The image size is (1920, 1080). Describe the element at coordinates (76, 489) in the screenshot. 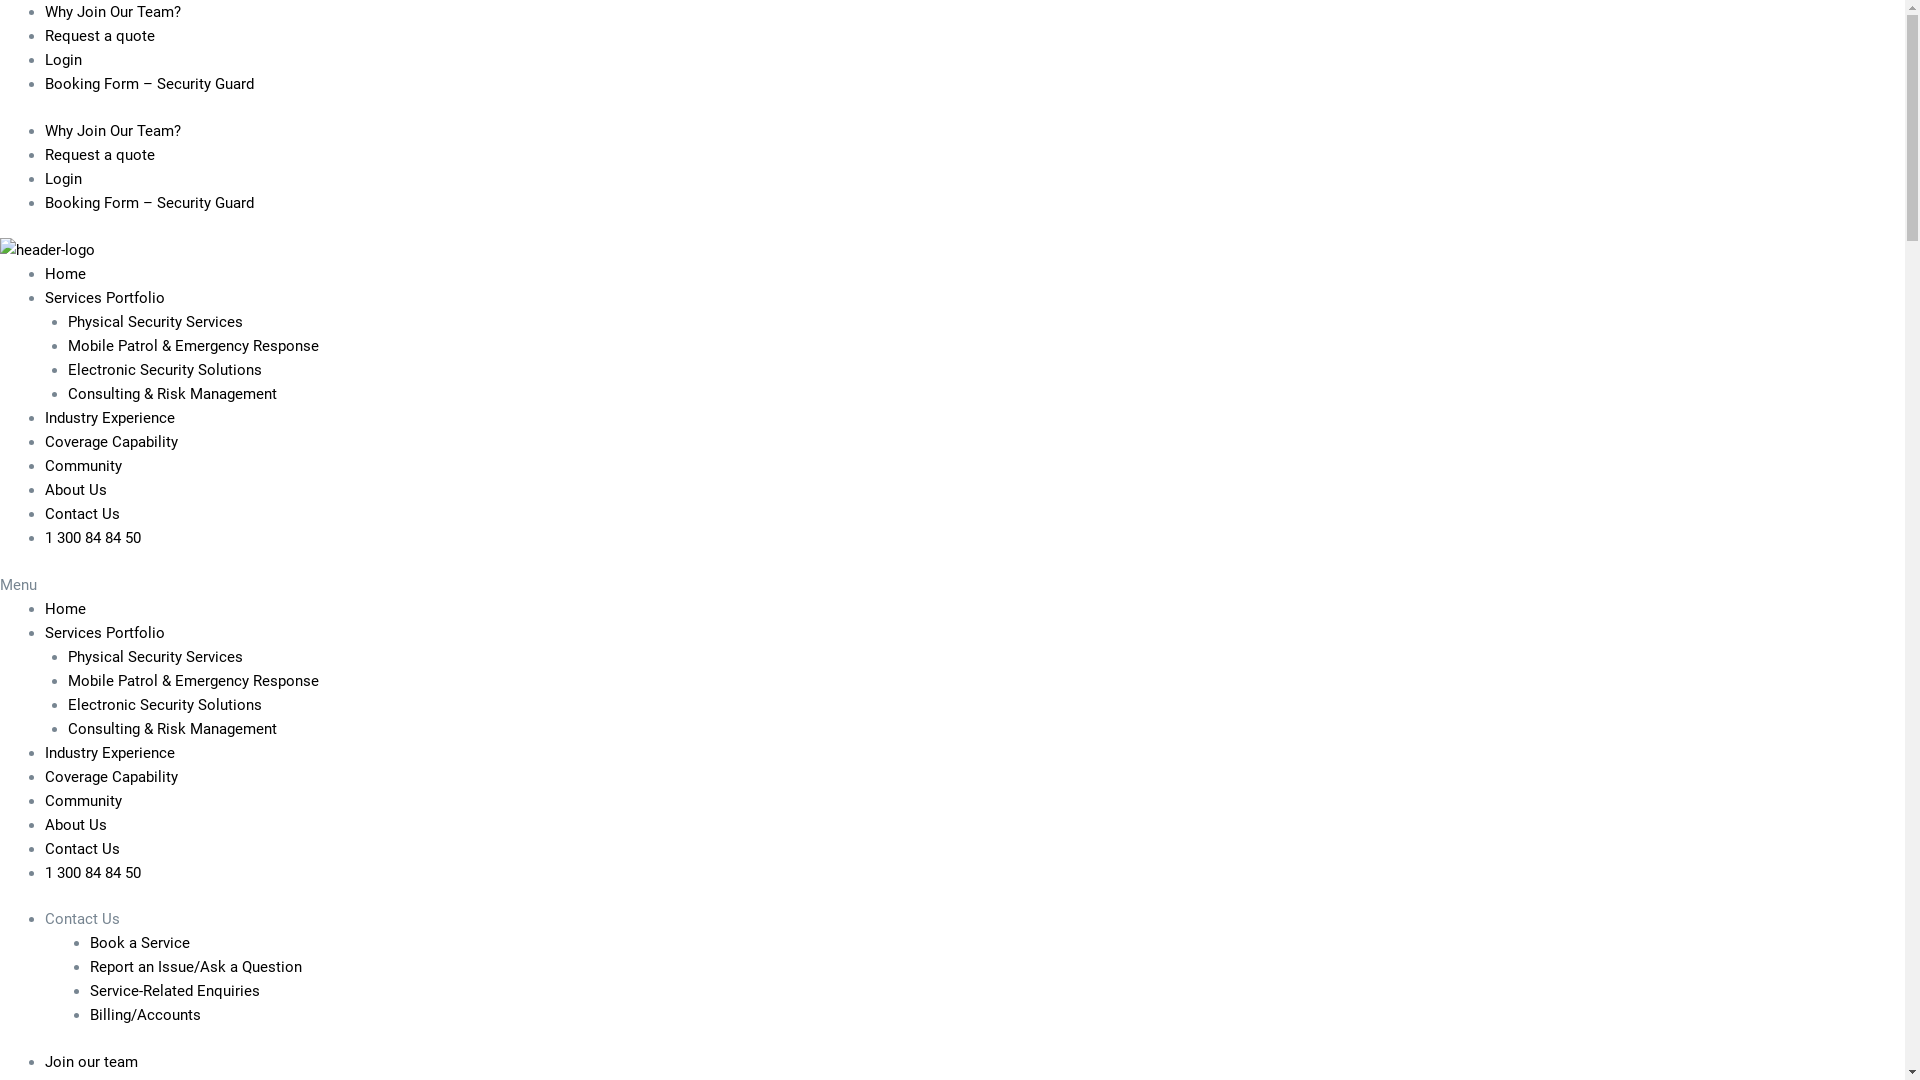

I see `'About Us'` at that location.